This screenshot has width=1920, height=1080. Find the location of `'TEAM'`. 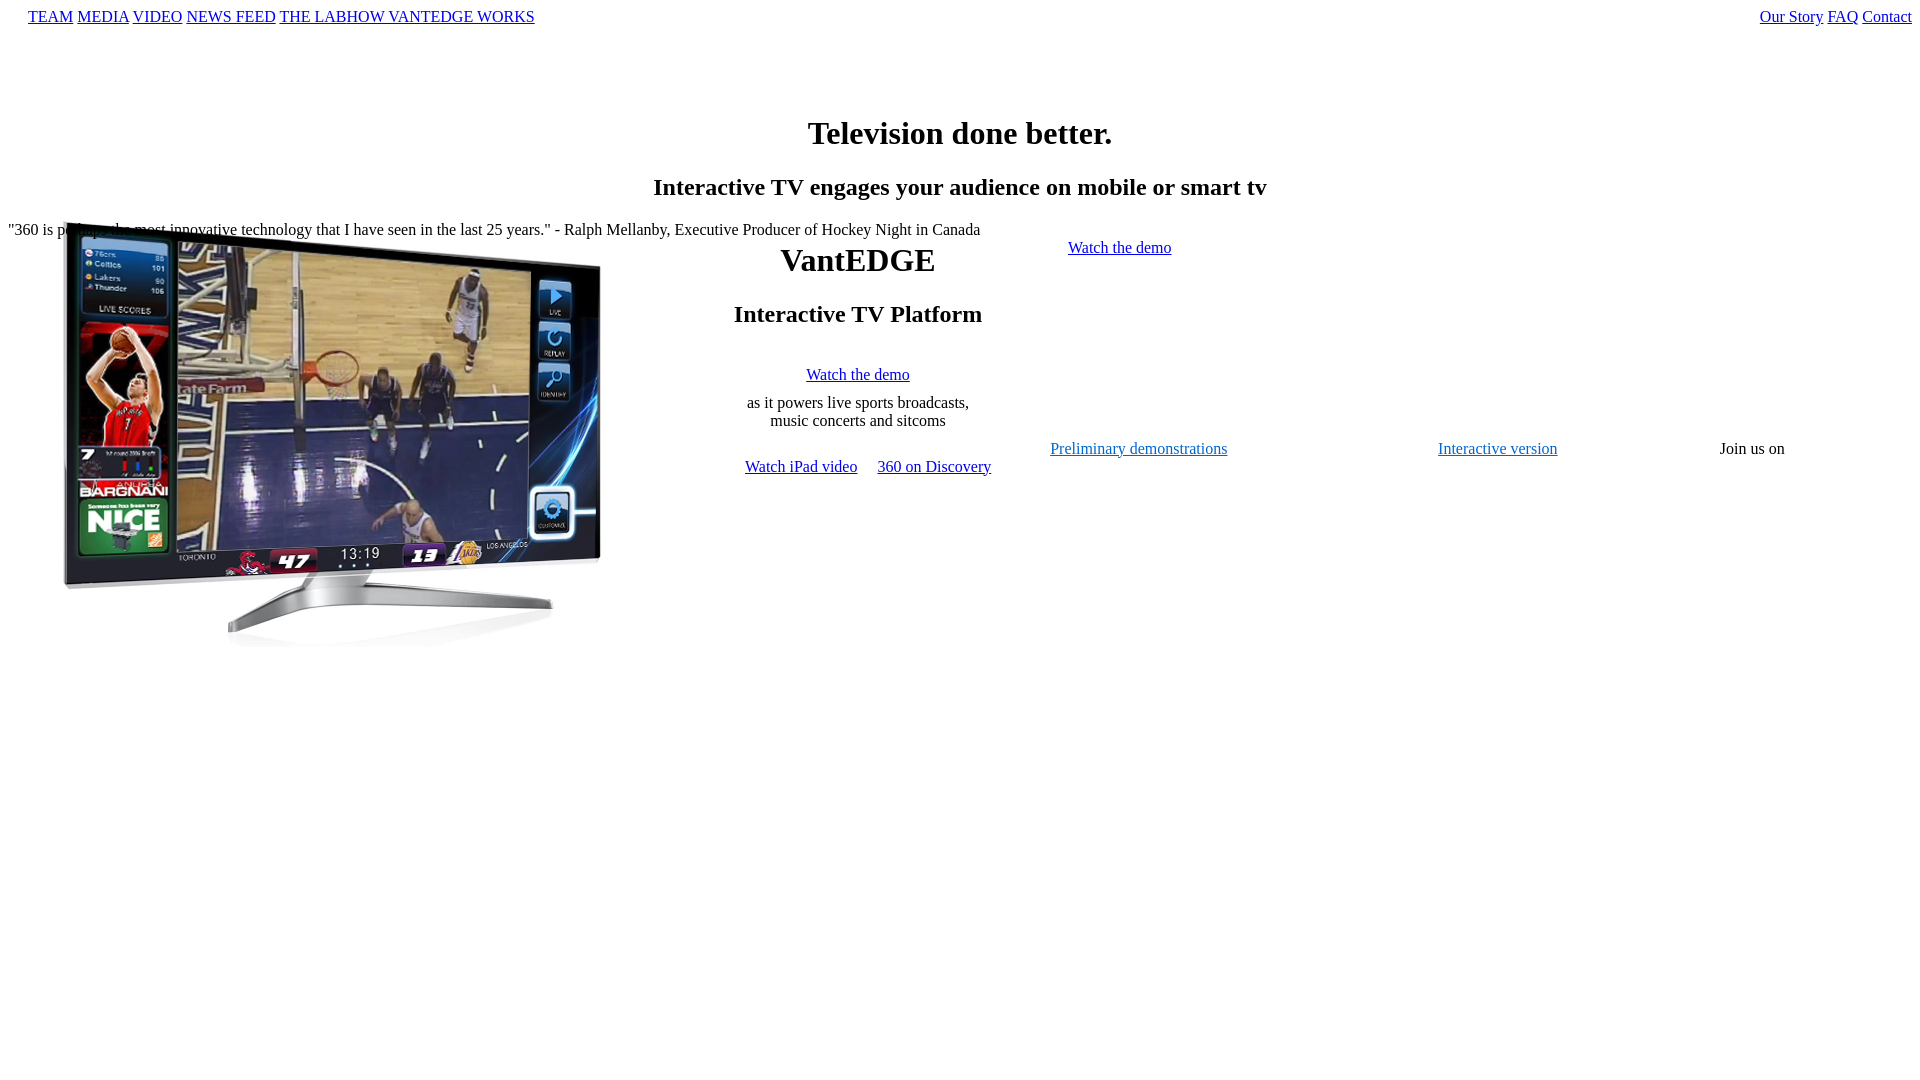

'TEAM' is located at coordinates (50, 16).